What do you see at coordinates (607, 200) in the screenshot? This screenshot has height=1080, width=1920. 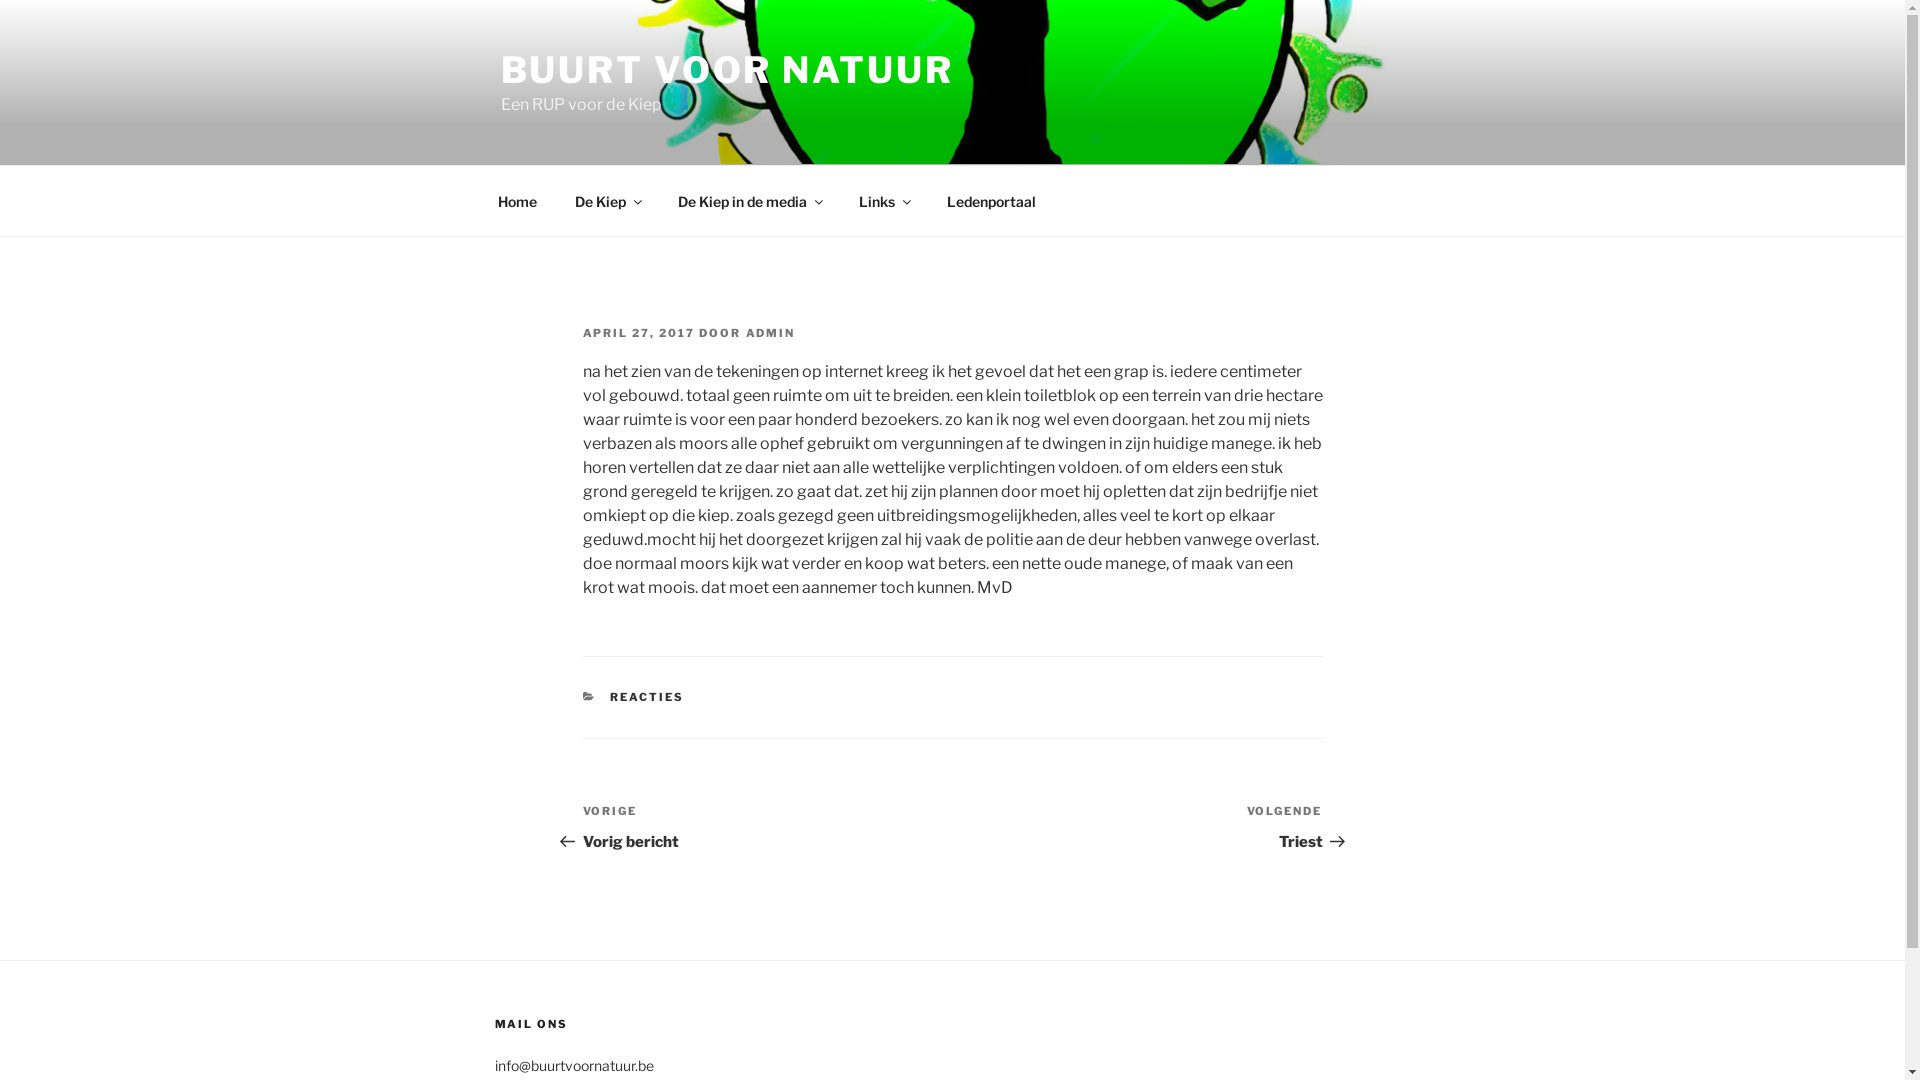 I see `'De Kiep'` at bounding box center [607, 200].